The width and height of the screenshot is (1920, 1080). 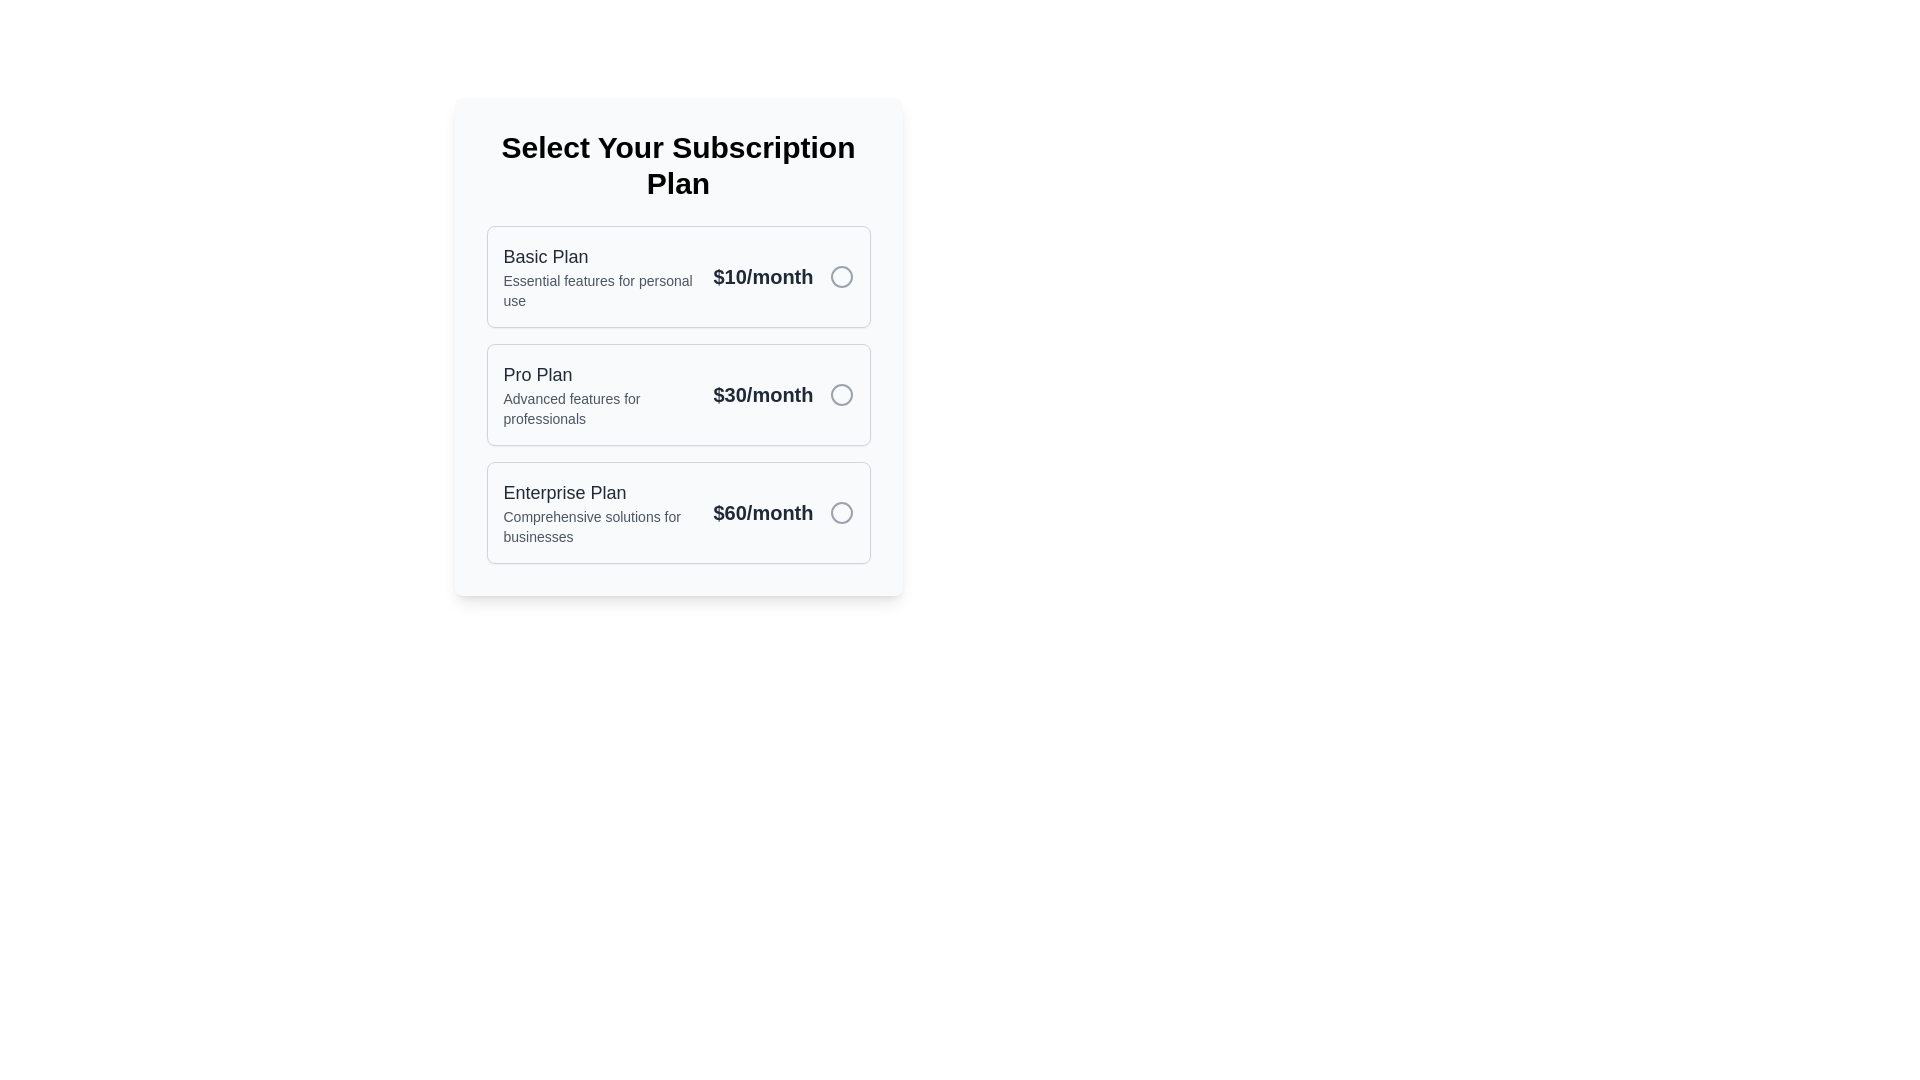 I want to click on the 'Enterprise Plan' text label, which is displayed in a larger, bold font and serves as the title for the associated subscription plan in the third subscription block, so click(x=599, y=493).